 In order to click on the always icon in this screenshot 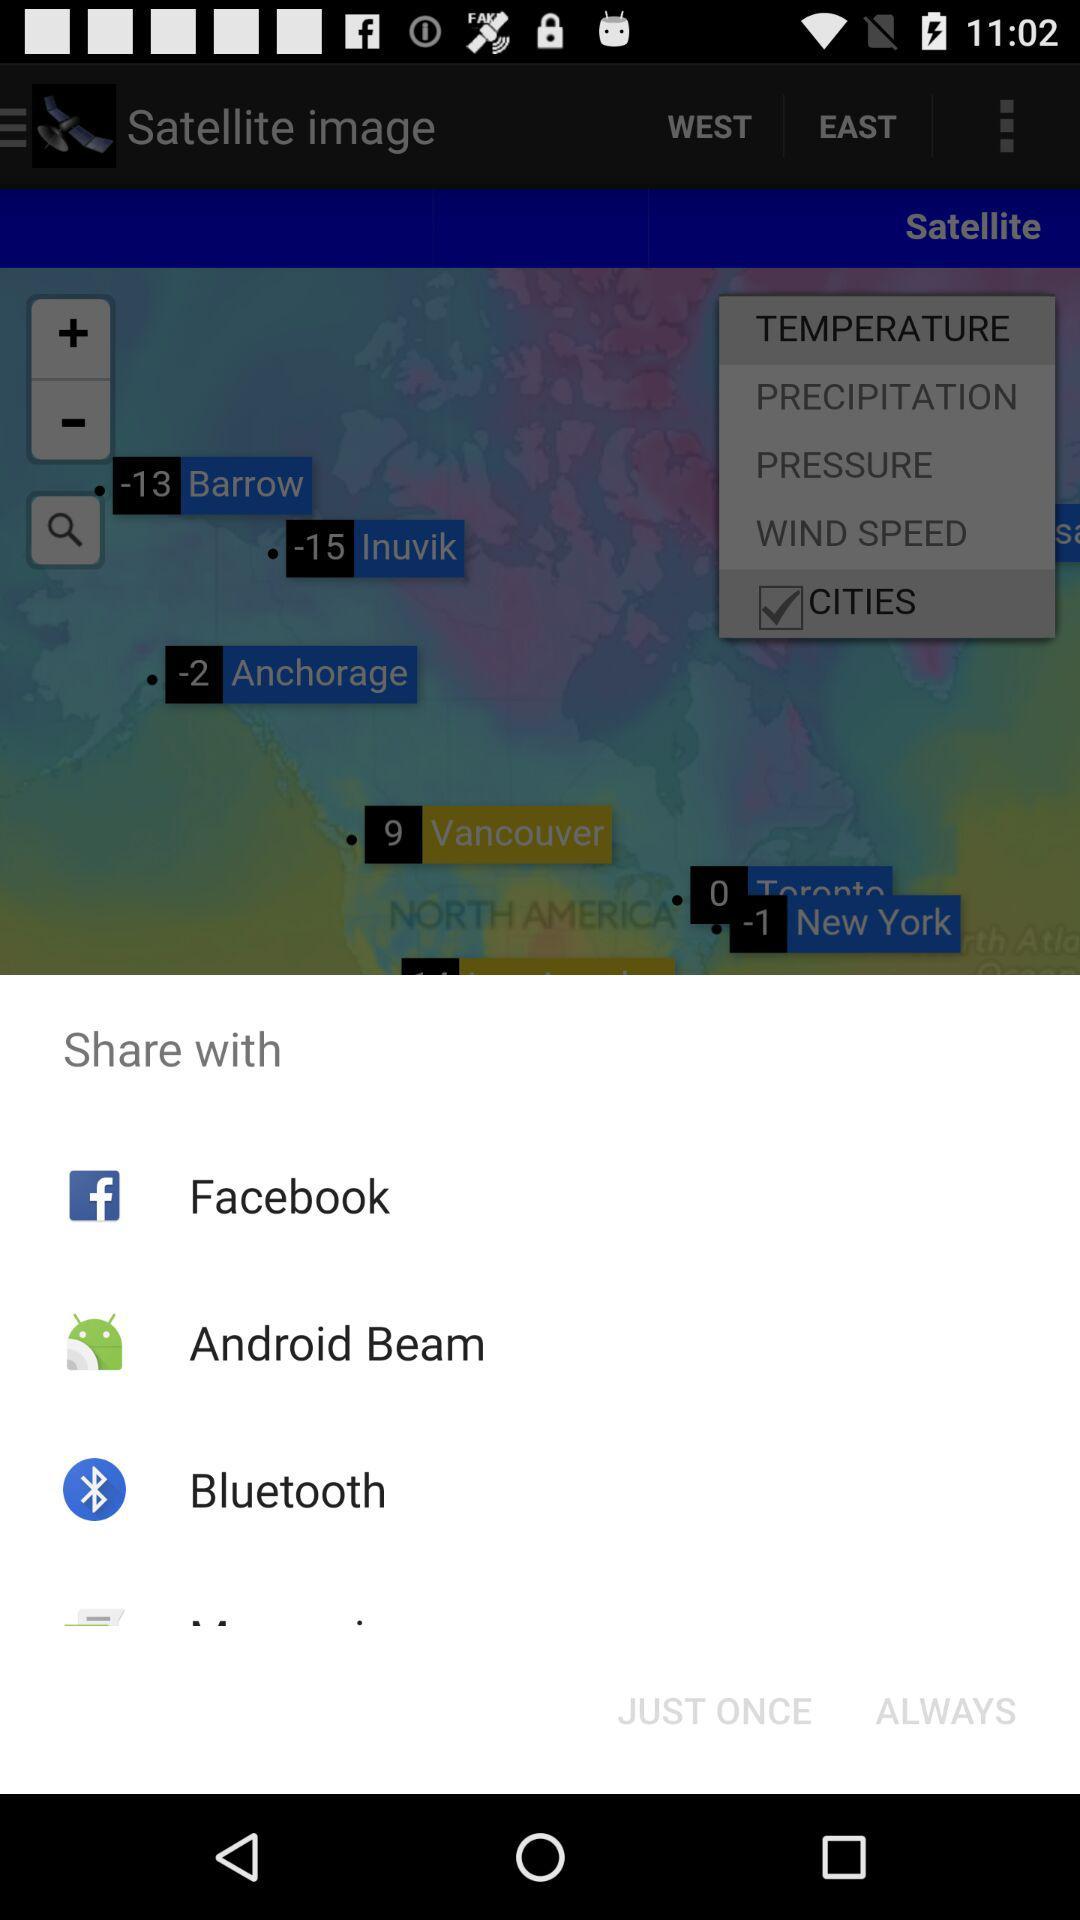, I will do `click(945, 1708)`.